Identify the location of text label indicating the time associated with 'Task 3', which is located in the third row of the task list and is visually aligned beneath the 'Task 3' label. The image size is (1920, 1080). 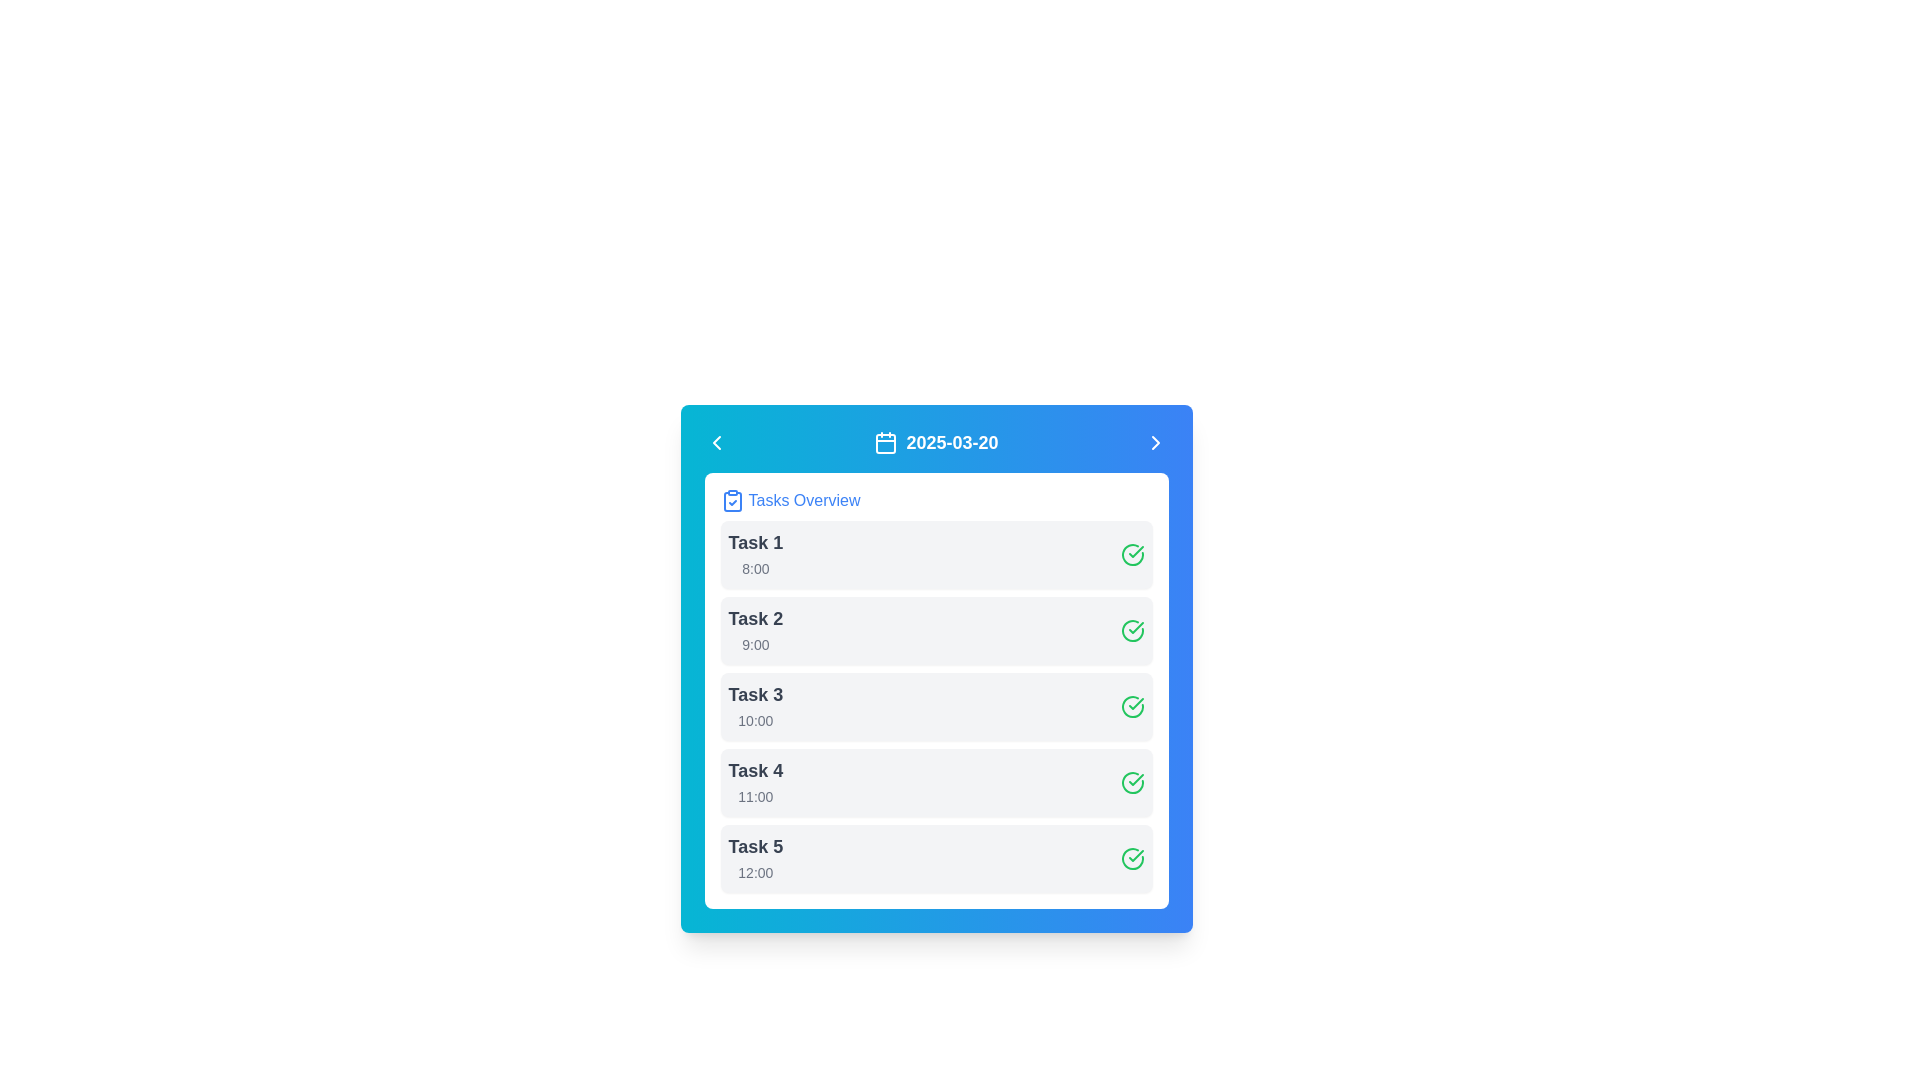
(754, 721).